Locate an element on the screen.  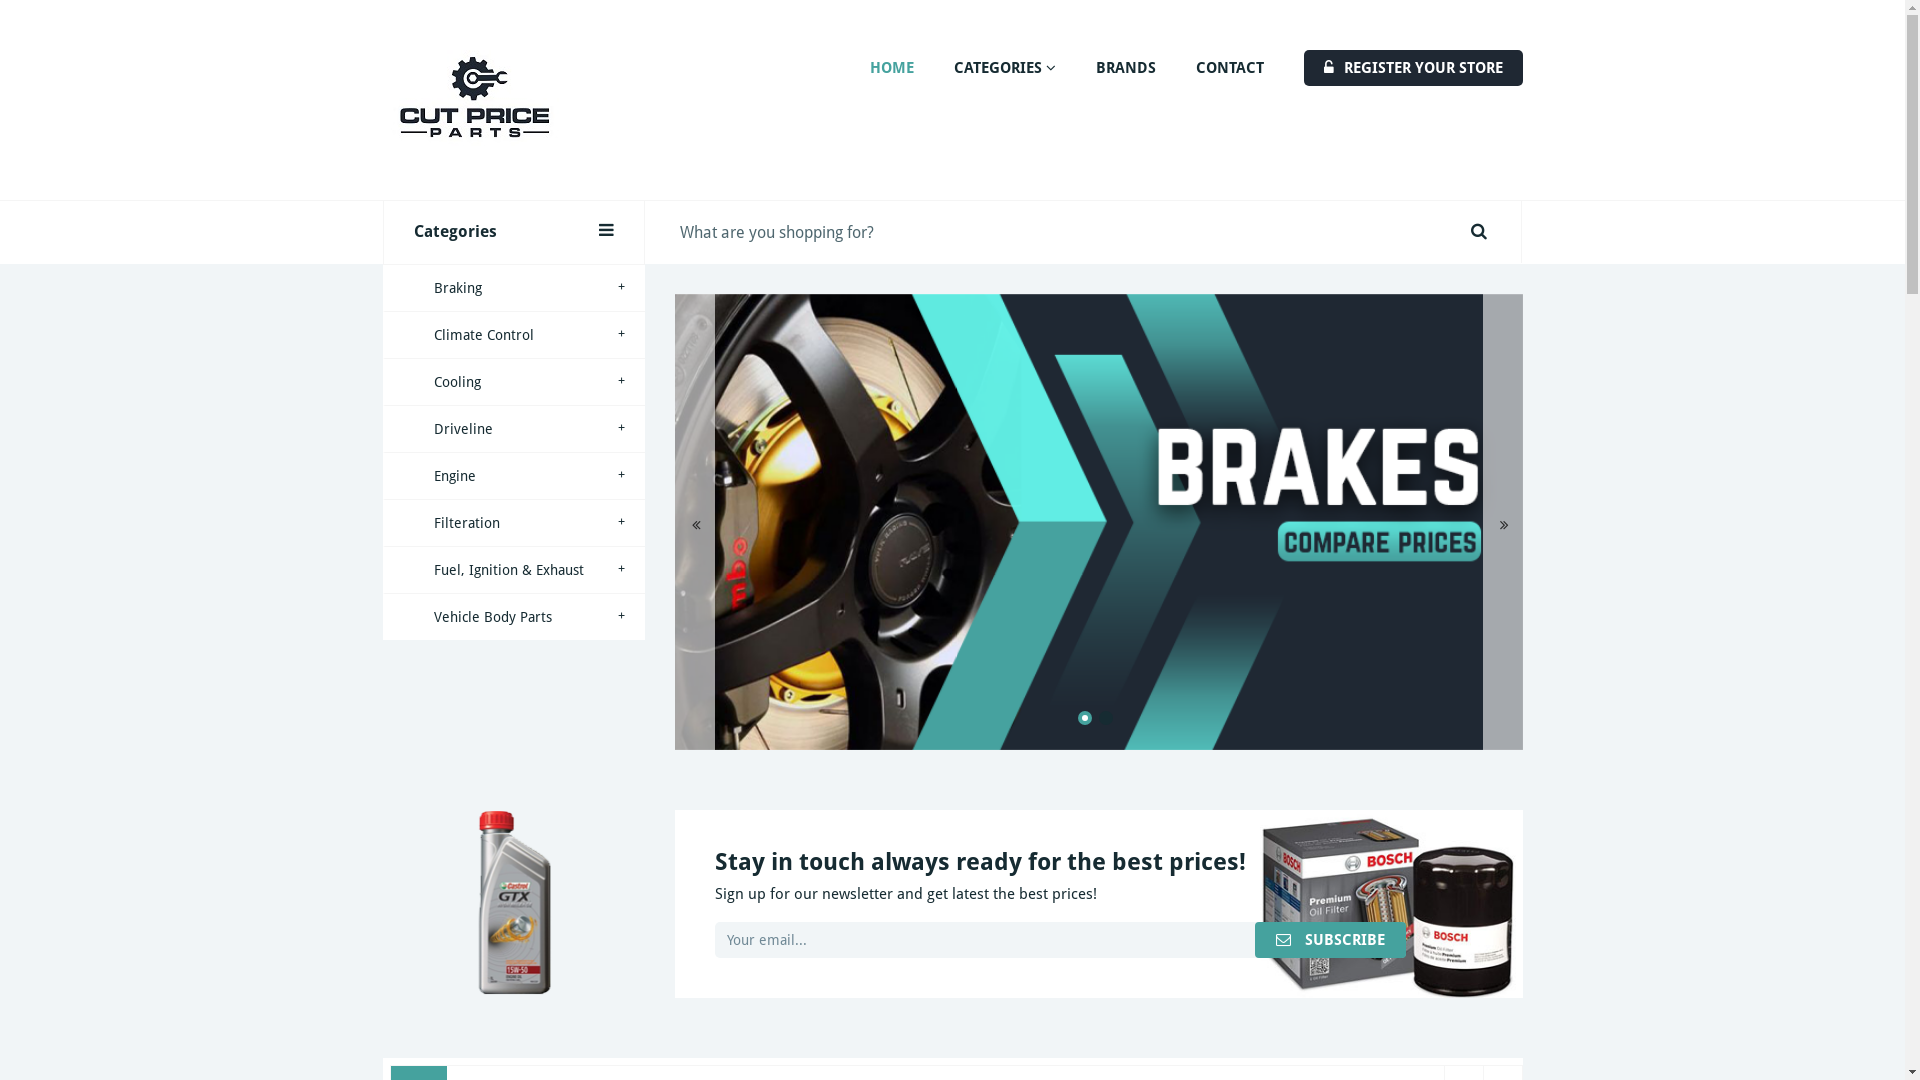
'+ is located at coordinates (513, 428).